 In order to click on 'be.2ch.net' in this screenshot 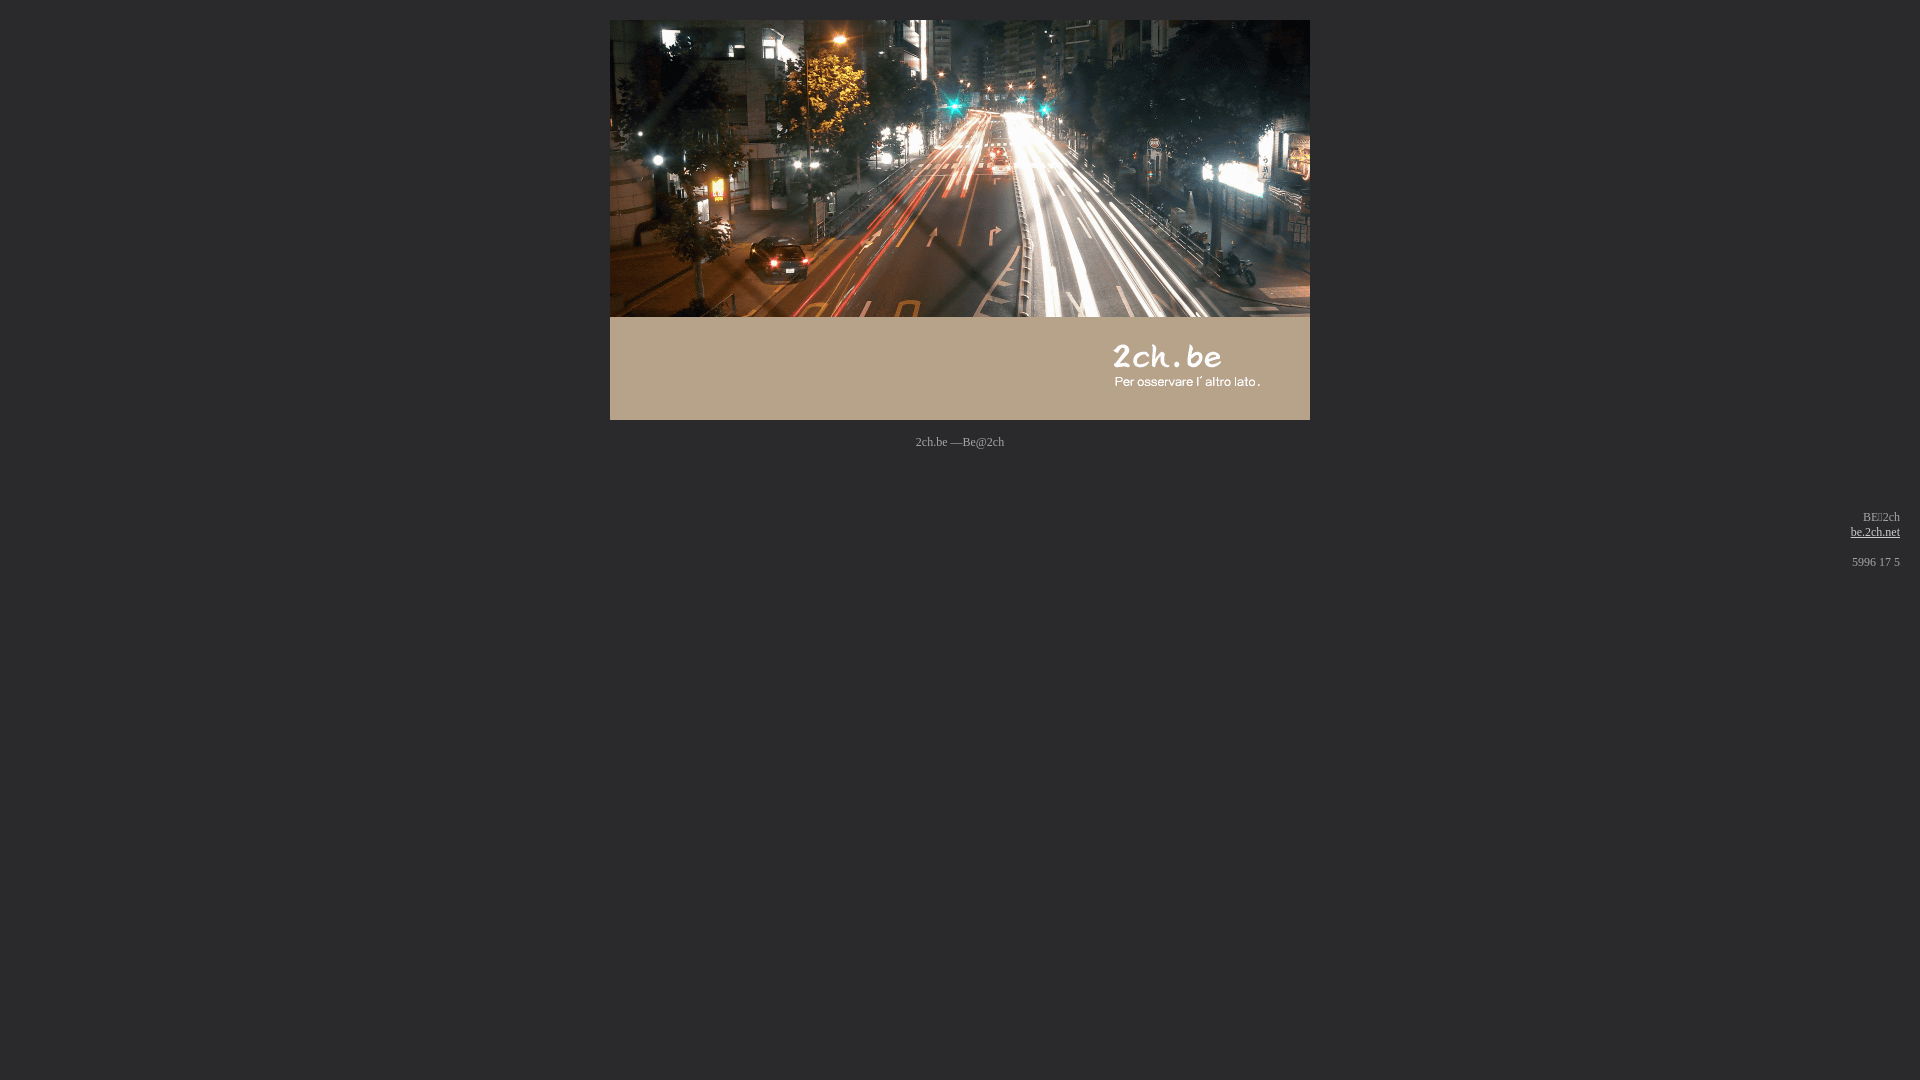, I will do `click(1874, 531)`.